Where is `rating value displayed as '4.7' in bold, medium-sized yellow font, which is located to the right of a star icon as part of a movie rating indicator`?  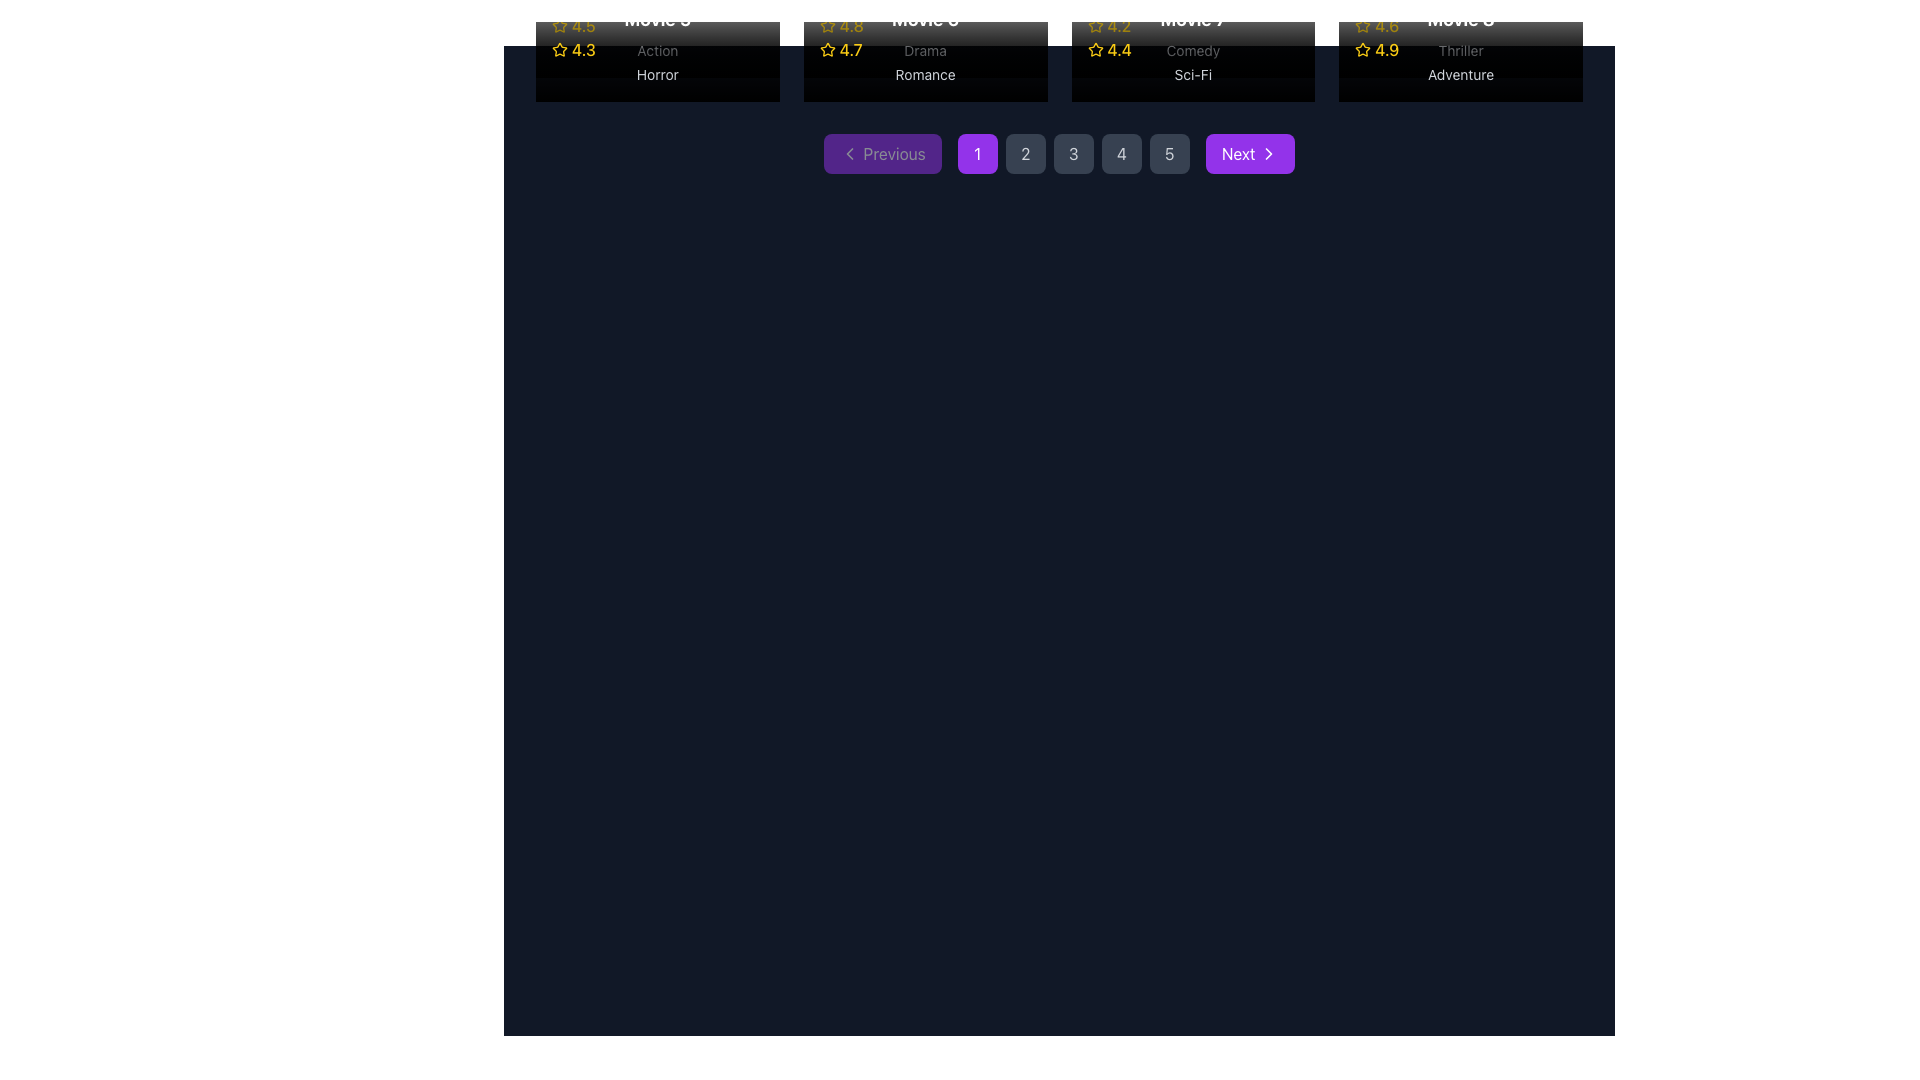 rating value displayed as '4.7' in bold, medium-sized yellow font, which is located to the right of a star icon as part of a movie rating indicator is located at coordinates (851, 49).